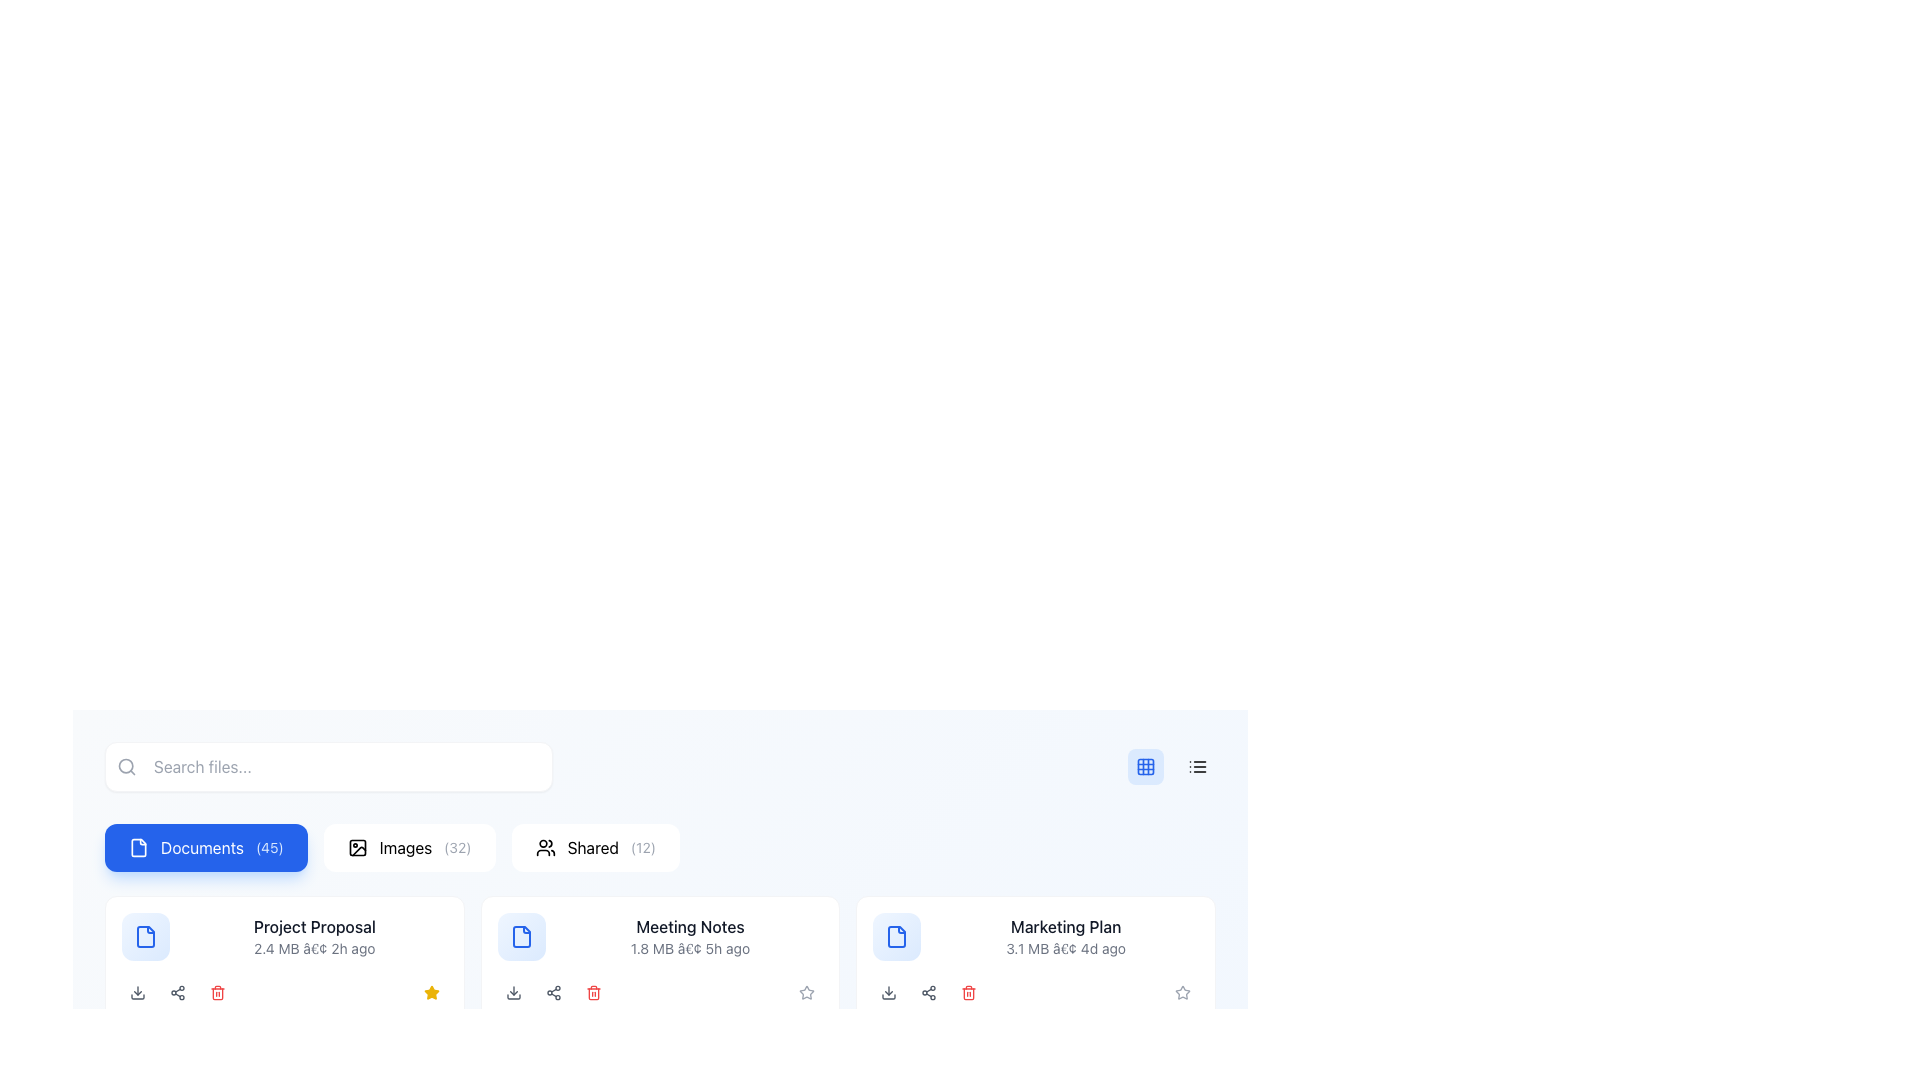 The width and height of the screenshot is (1920, 1080). Describe the element at coordinates (553, 992) in the screenshot. I see `the button with a network icon styled with a rounded shape, light gray color` at that location.